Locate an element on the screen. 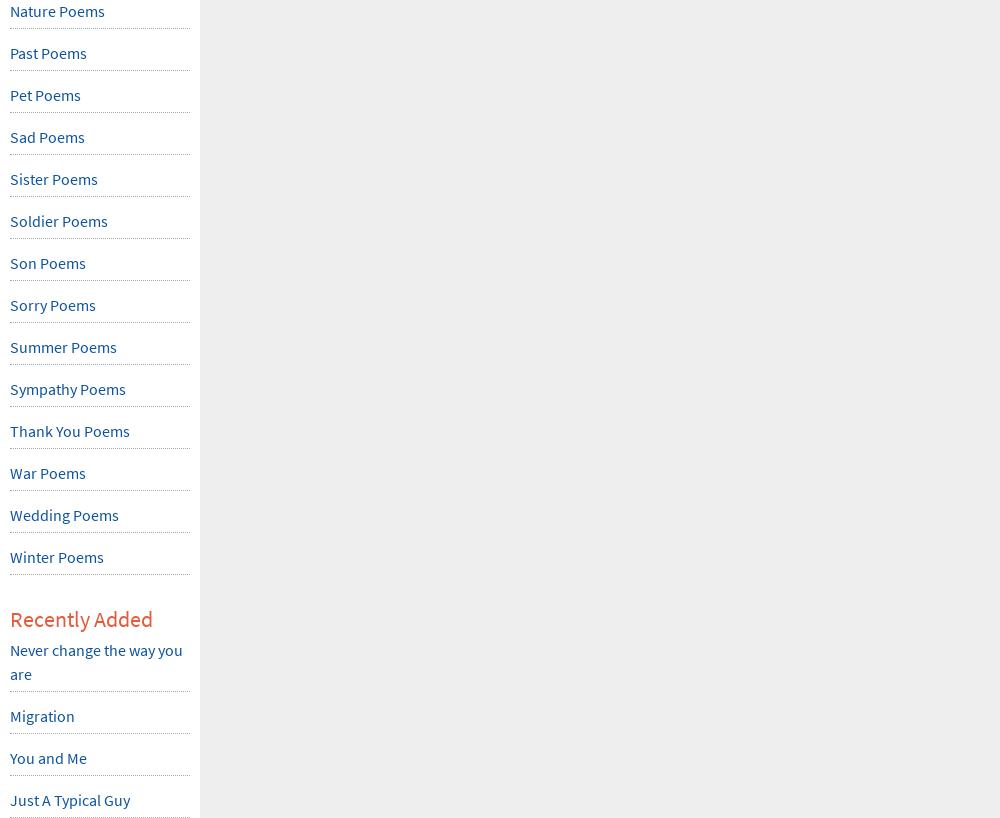  'Summer Poems' is located at coordinates (62, 346).